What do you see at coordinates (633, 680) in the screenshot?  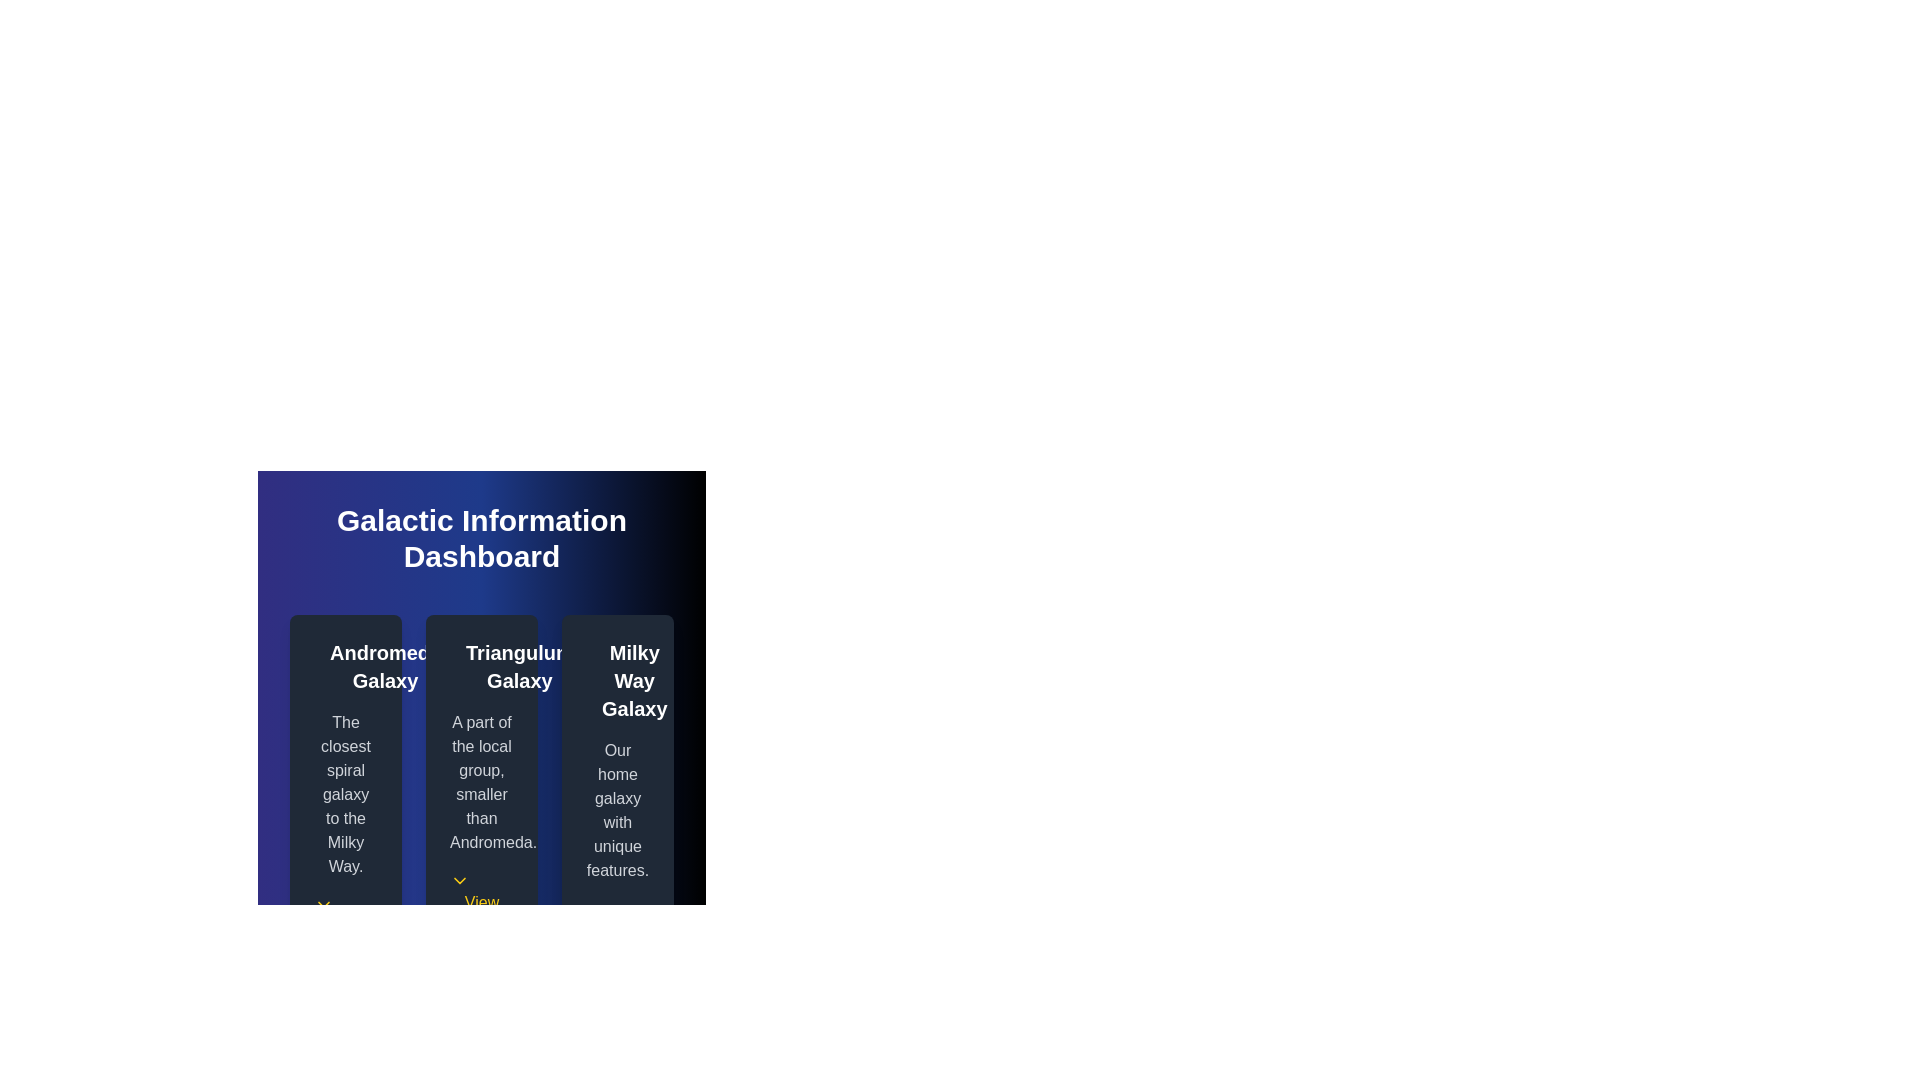 I see `text label displaying 'Milky Way Galaxy', which is a bold, large font, white-colored on a dark background, centrally aligned and located as the third item in a set of cards` at bounding box center [633, 680].